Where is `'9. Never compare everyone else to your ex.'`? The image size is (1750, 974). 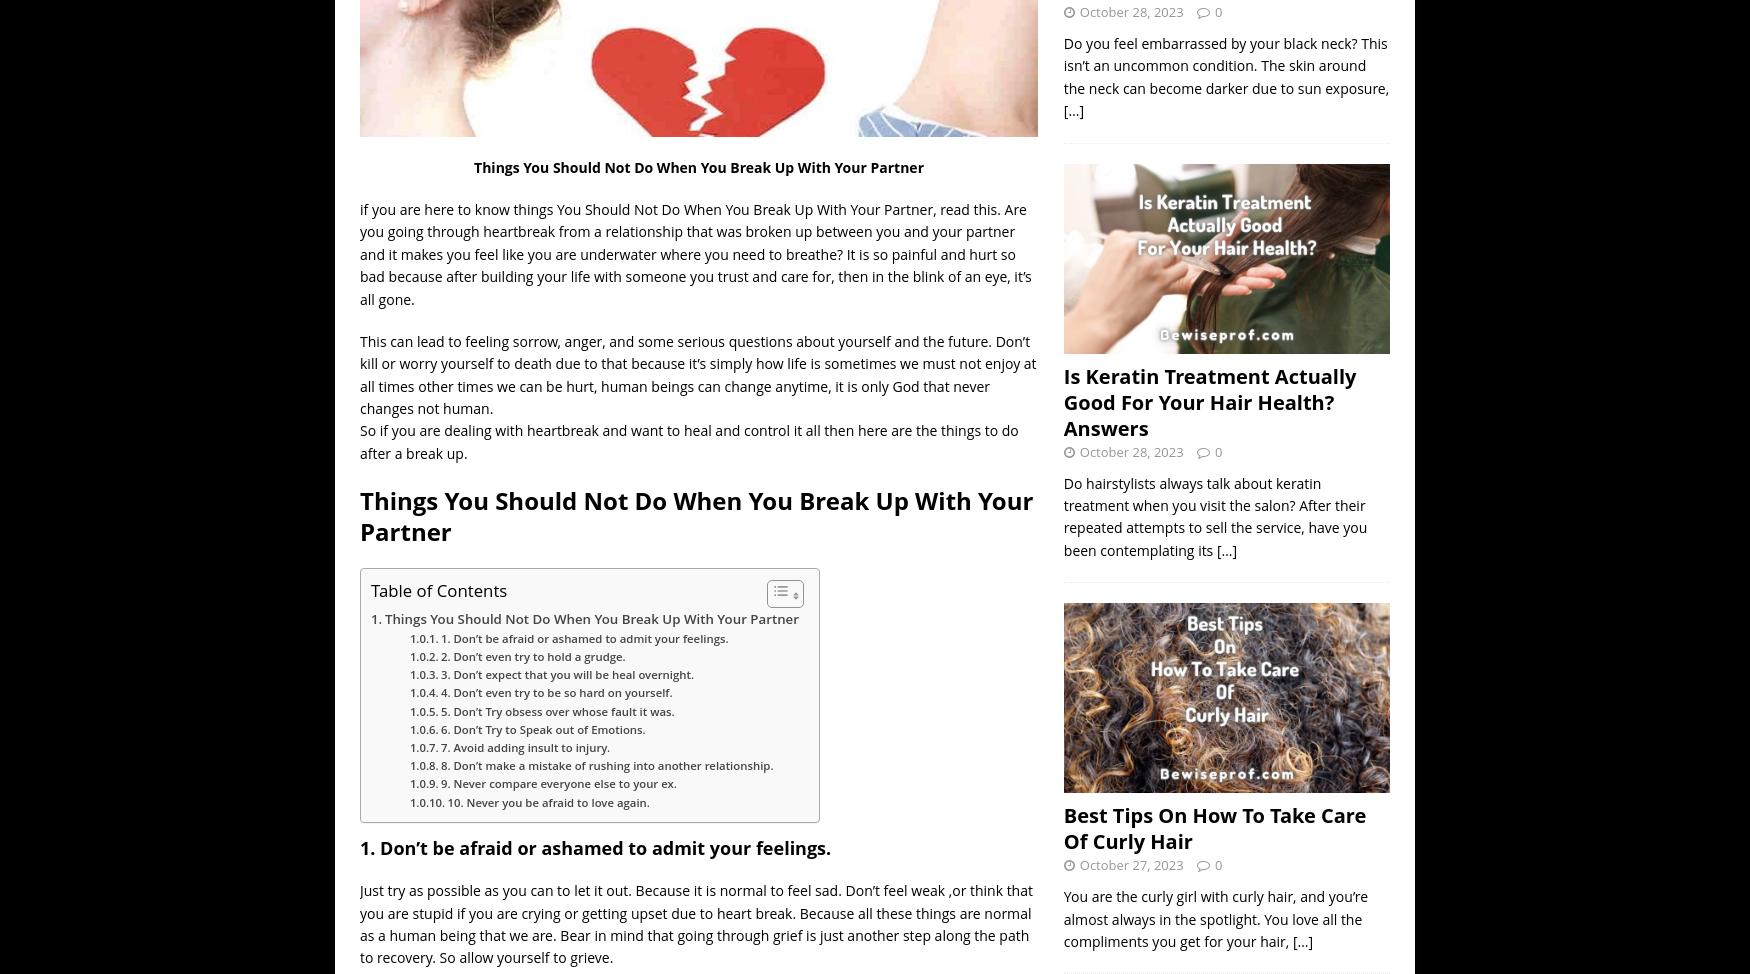
'9. Never compare everyone else to your ex.' is located at coordinates (557, 782).